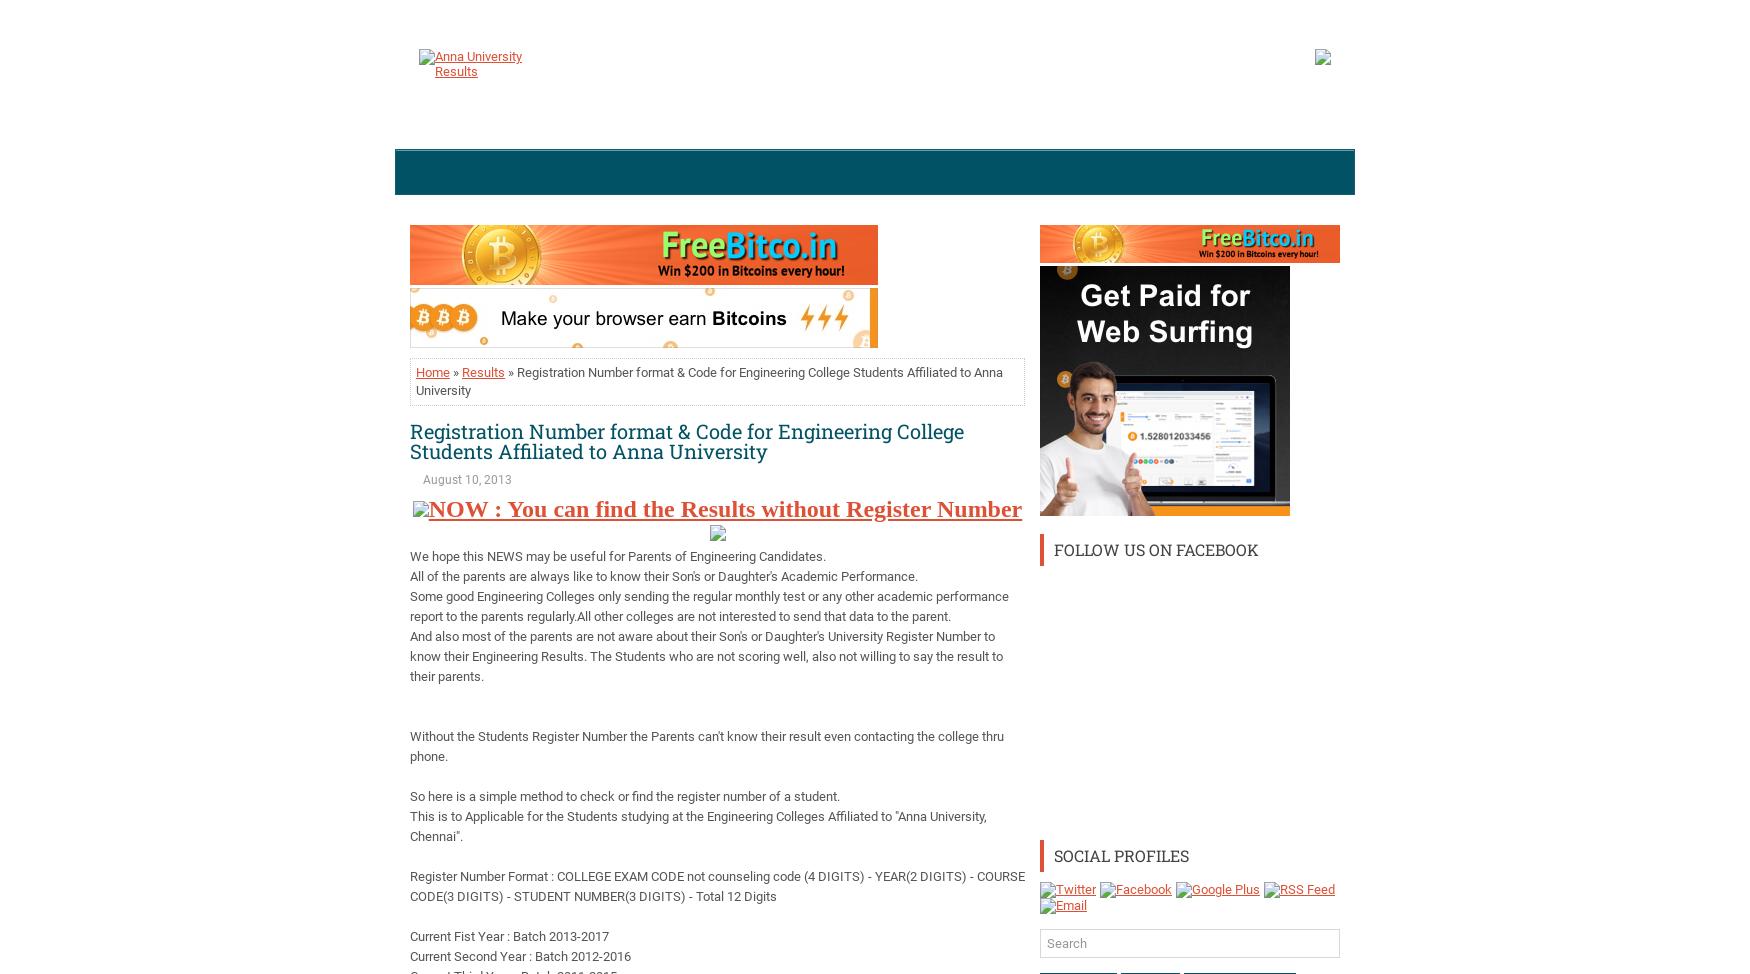  I want to click on 'Register  Number Format : COLLEGE EXAM CODE not counseling code (4 DIGITS) - YEAR(2 DIGITS) - COURSE CODE(3  DIGITS) - STUDENT NUMBER(3 DIGITS) - Total 12 Digits', so click(717, 886).